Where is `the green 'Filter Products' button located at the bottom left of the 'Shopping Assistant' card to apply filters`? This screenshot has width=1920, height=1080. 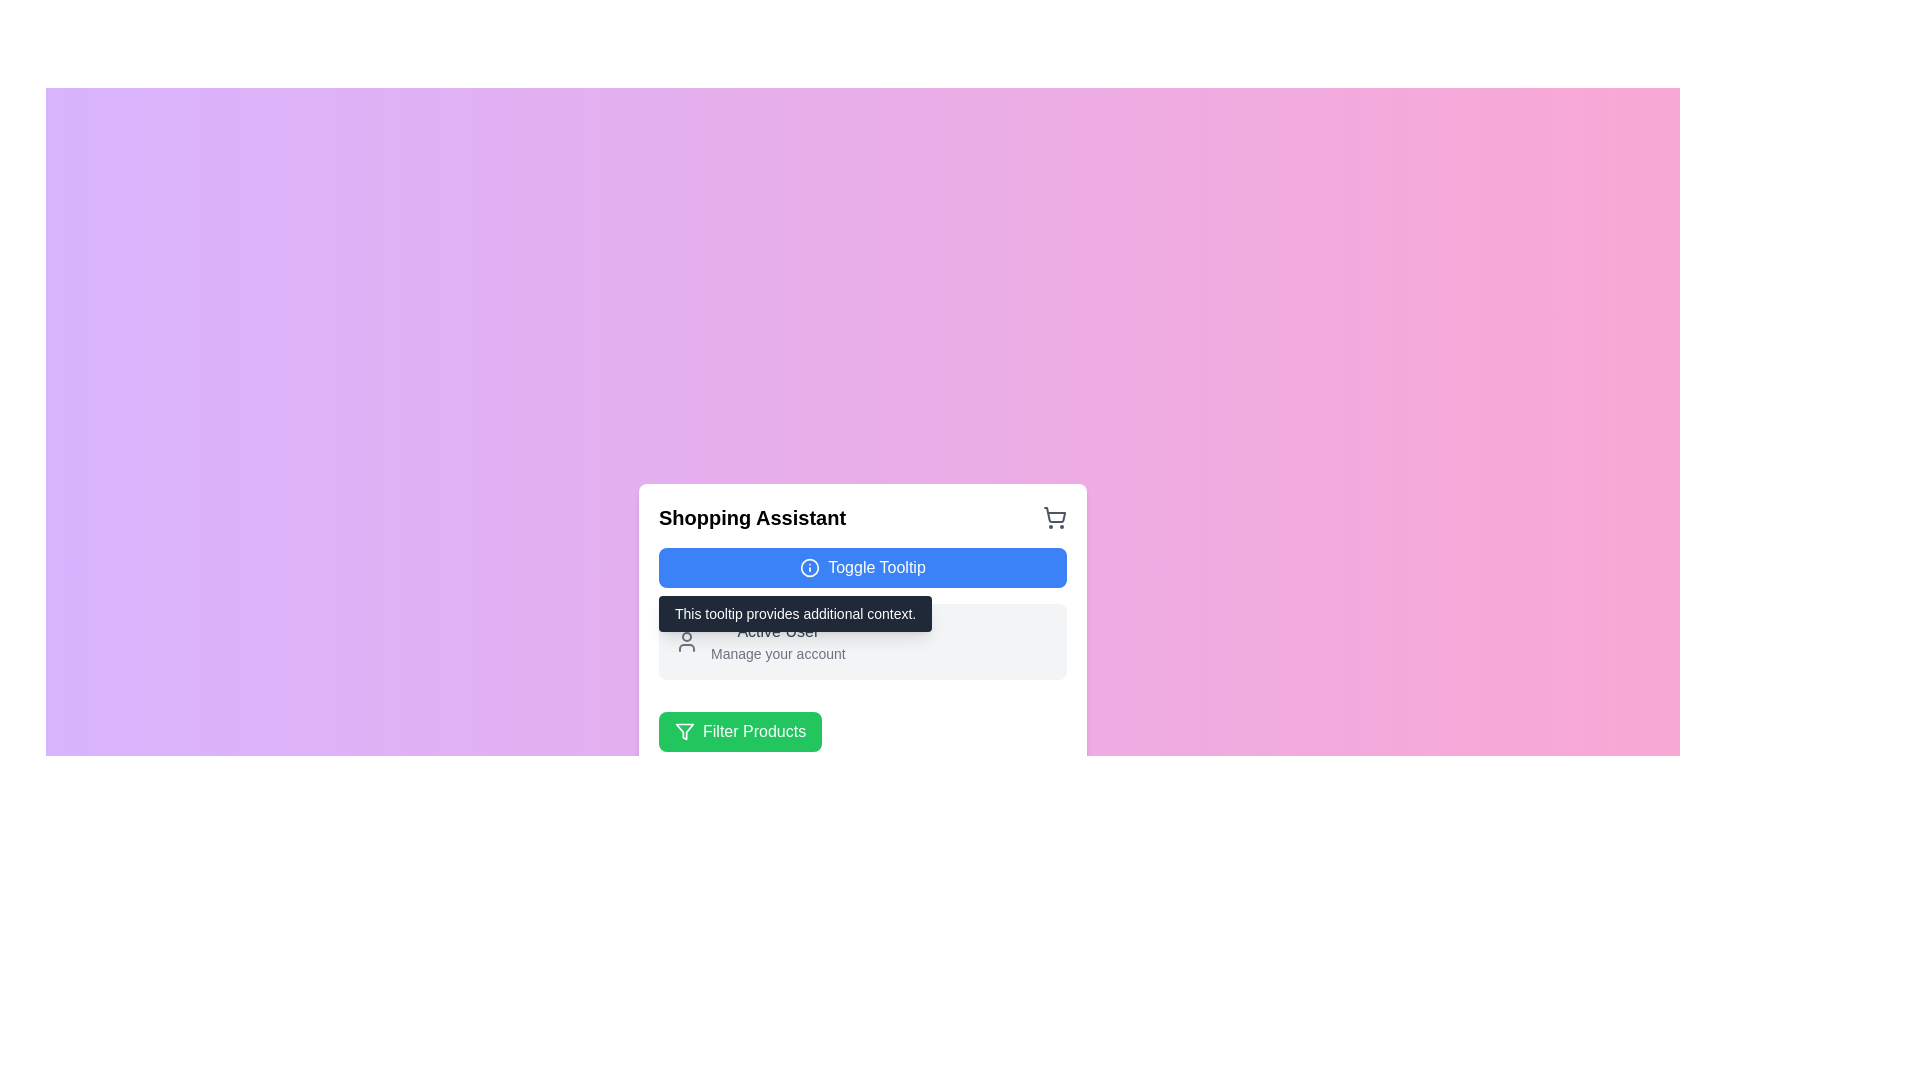
the green 'Filter Products' button located at the bottom left of the 'Shopping Assistant' card to apply filters is located at coordinates (863, 724).